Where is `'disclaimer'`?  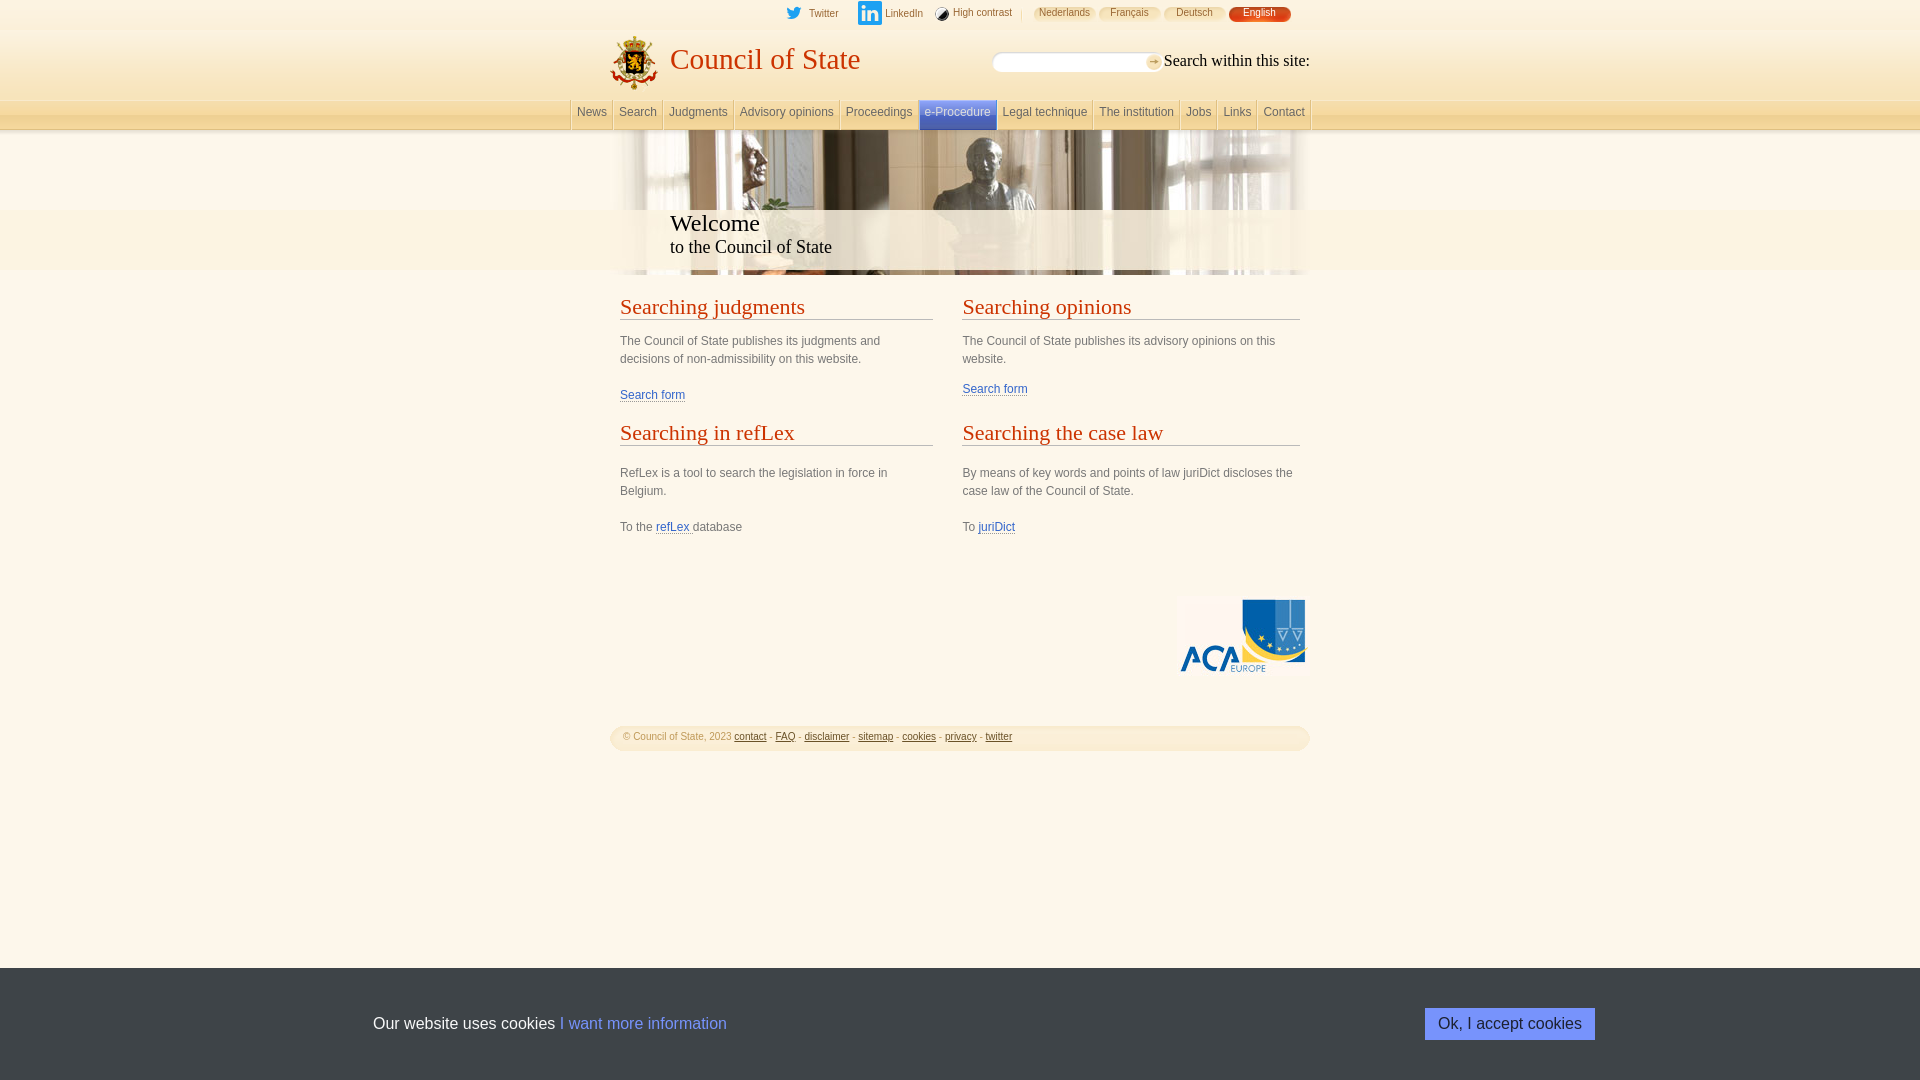 'disclaimer' is located at coordinates (826, 736).